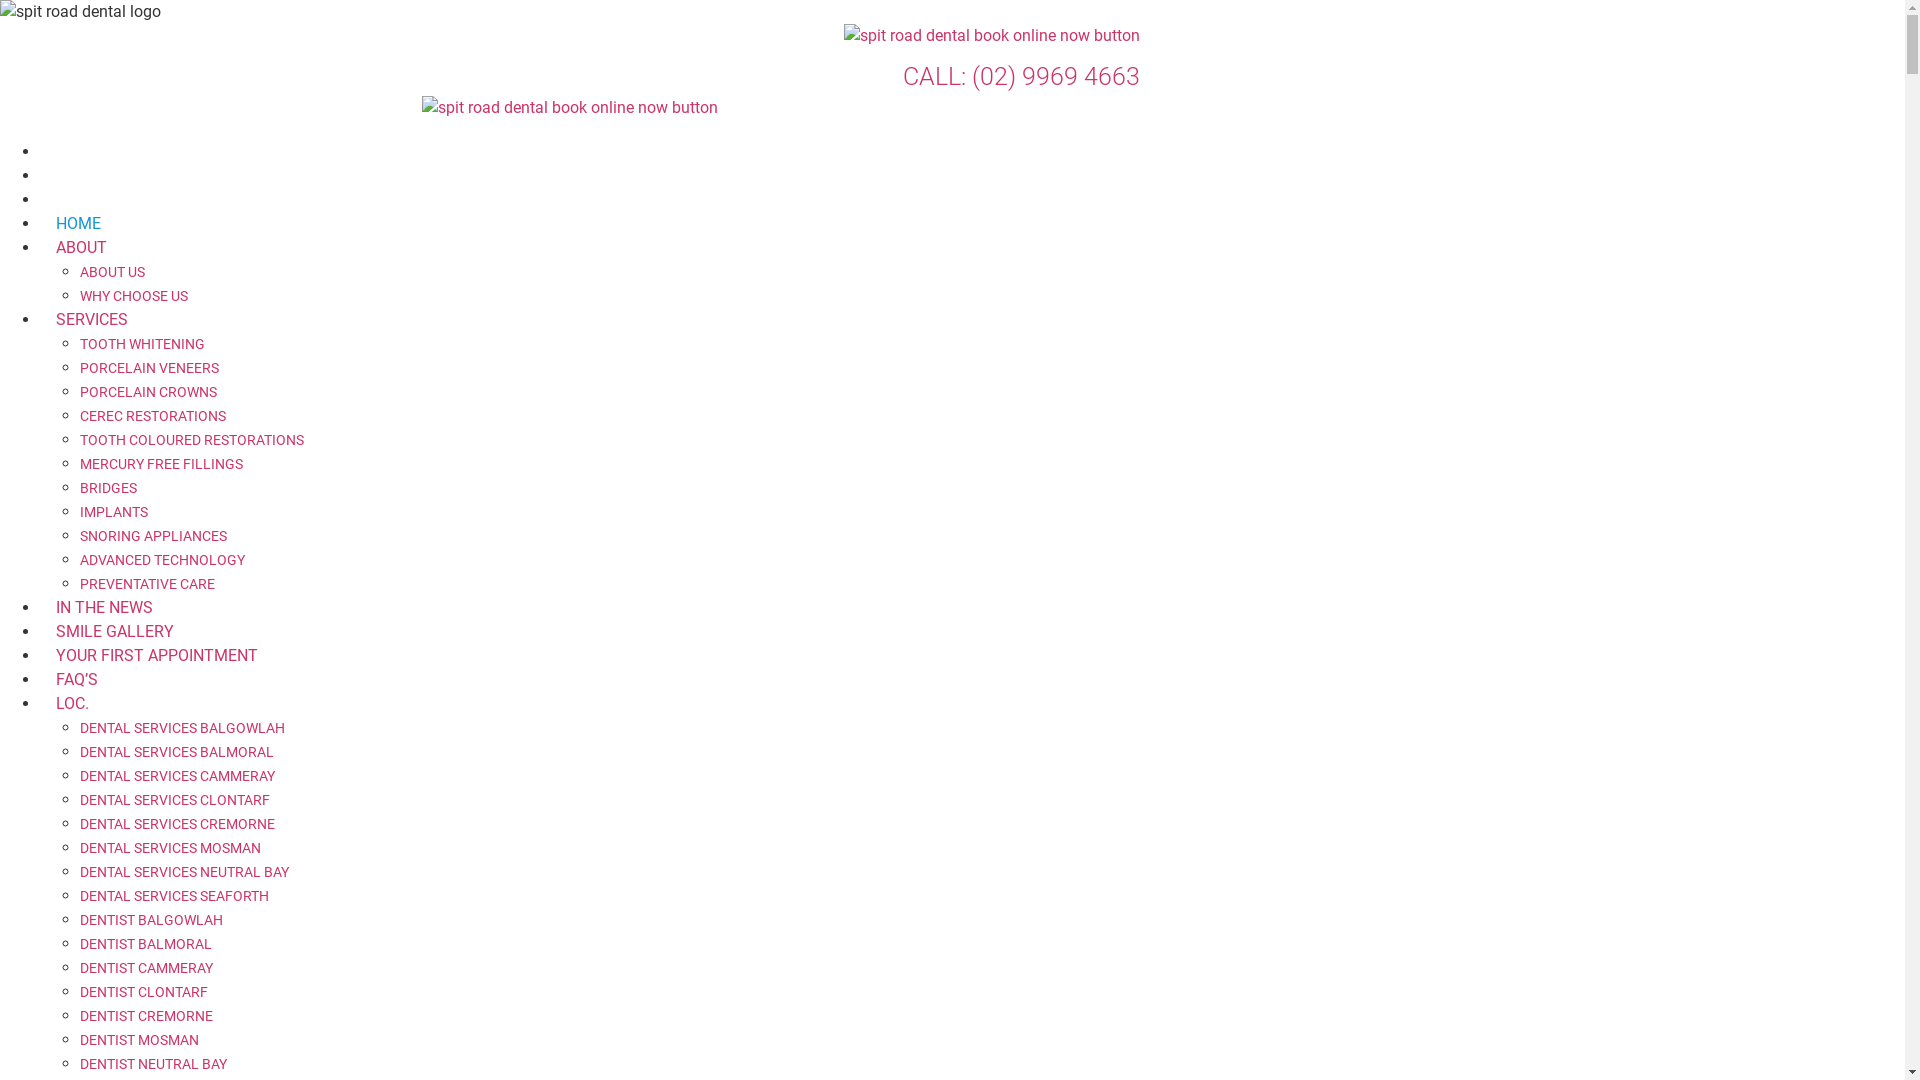 This screenshot has width=1920, height=1080. I want to click on 'PREVENTATIVE CARE', so click(146, 583).